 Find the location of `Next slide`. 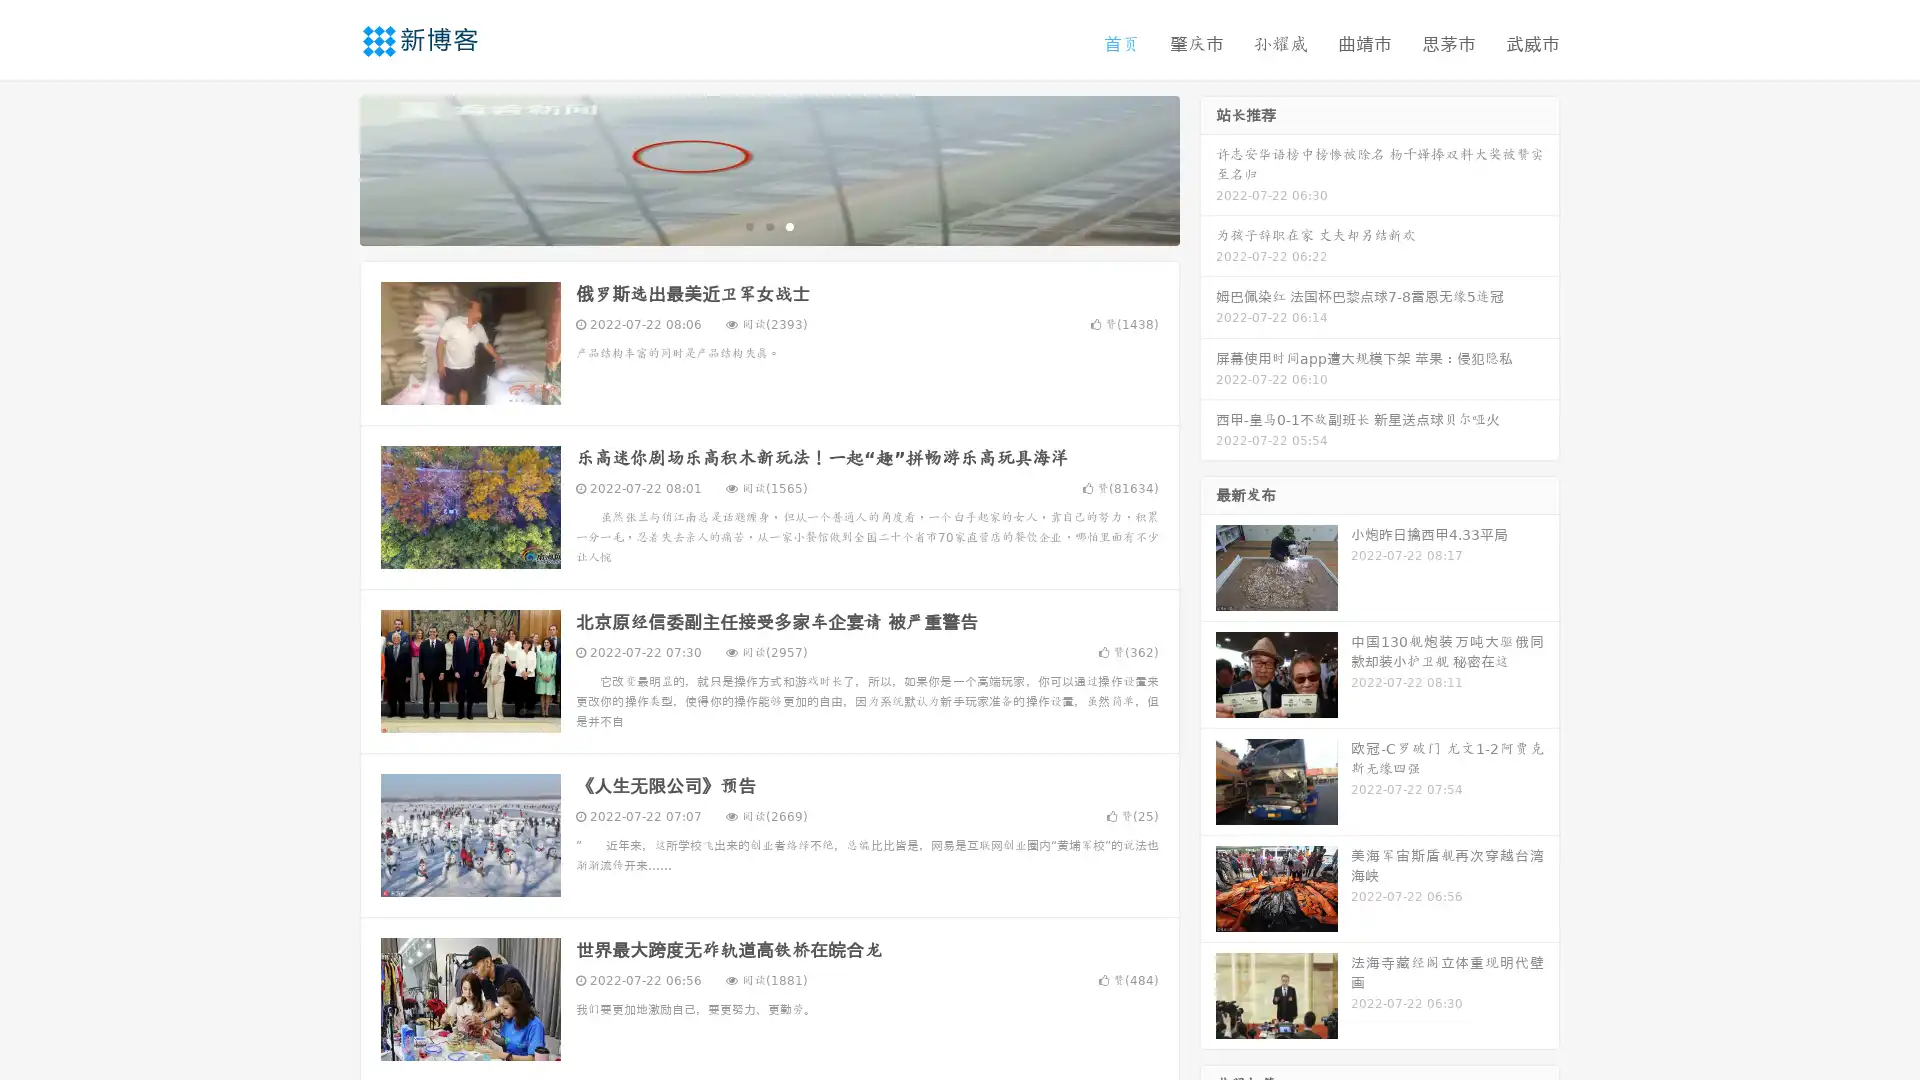

Next slide is located at coordinates (1208, 168).